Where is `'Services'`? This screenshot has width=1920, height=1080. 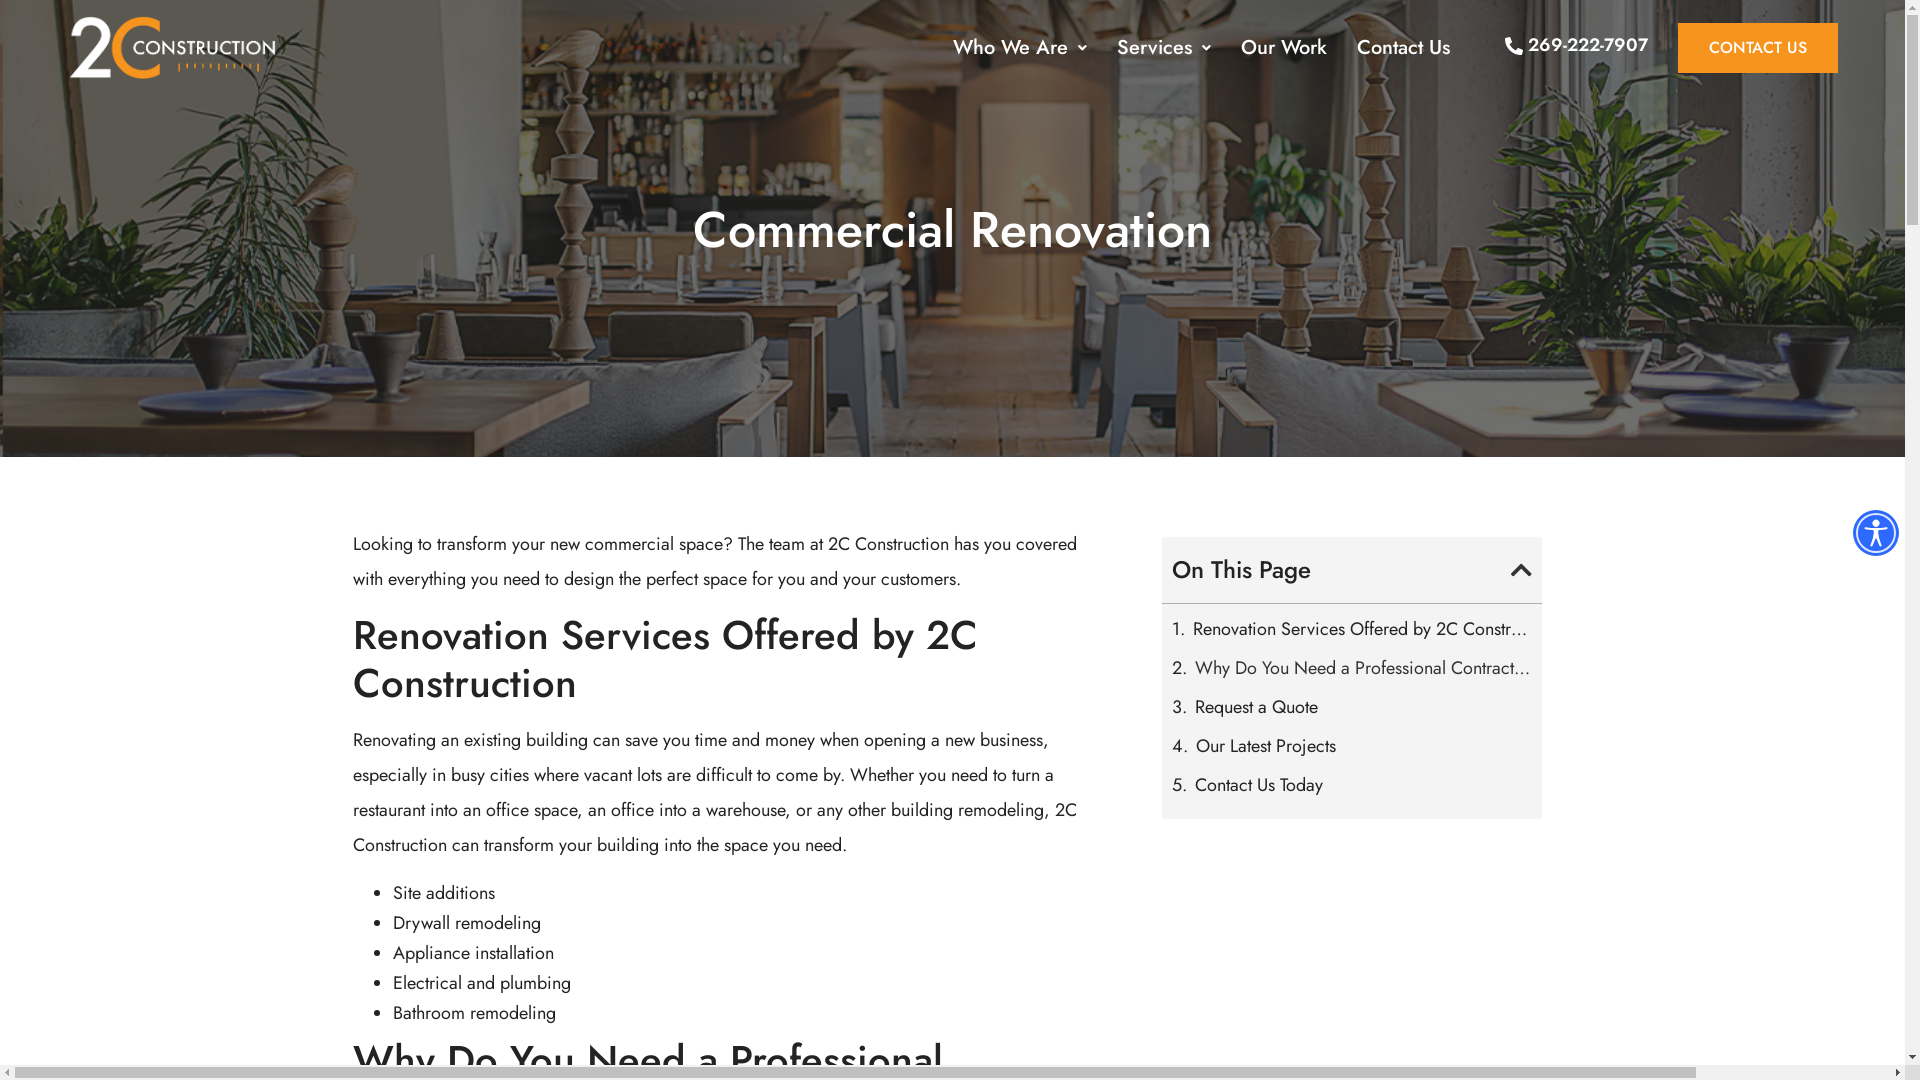
'Services' is located at coordinates (1163, 46).